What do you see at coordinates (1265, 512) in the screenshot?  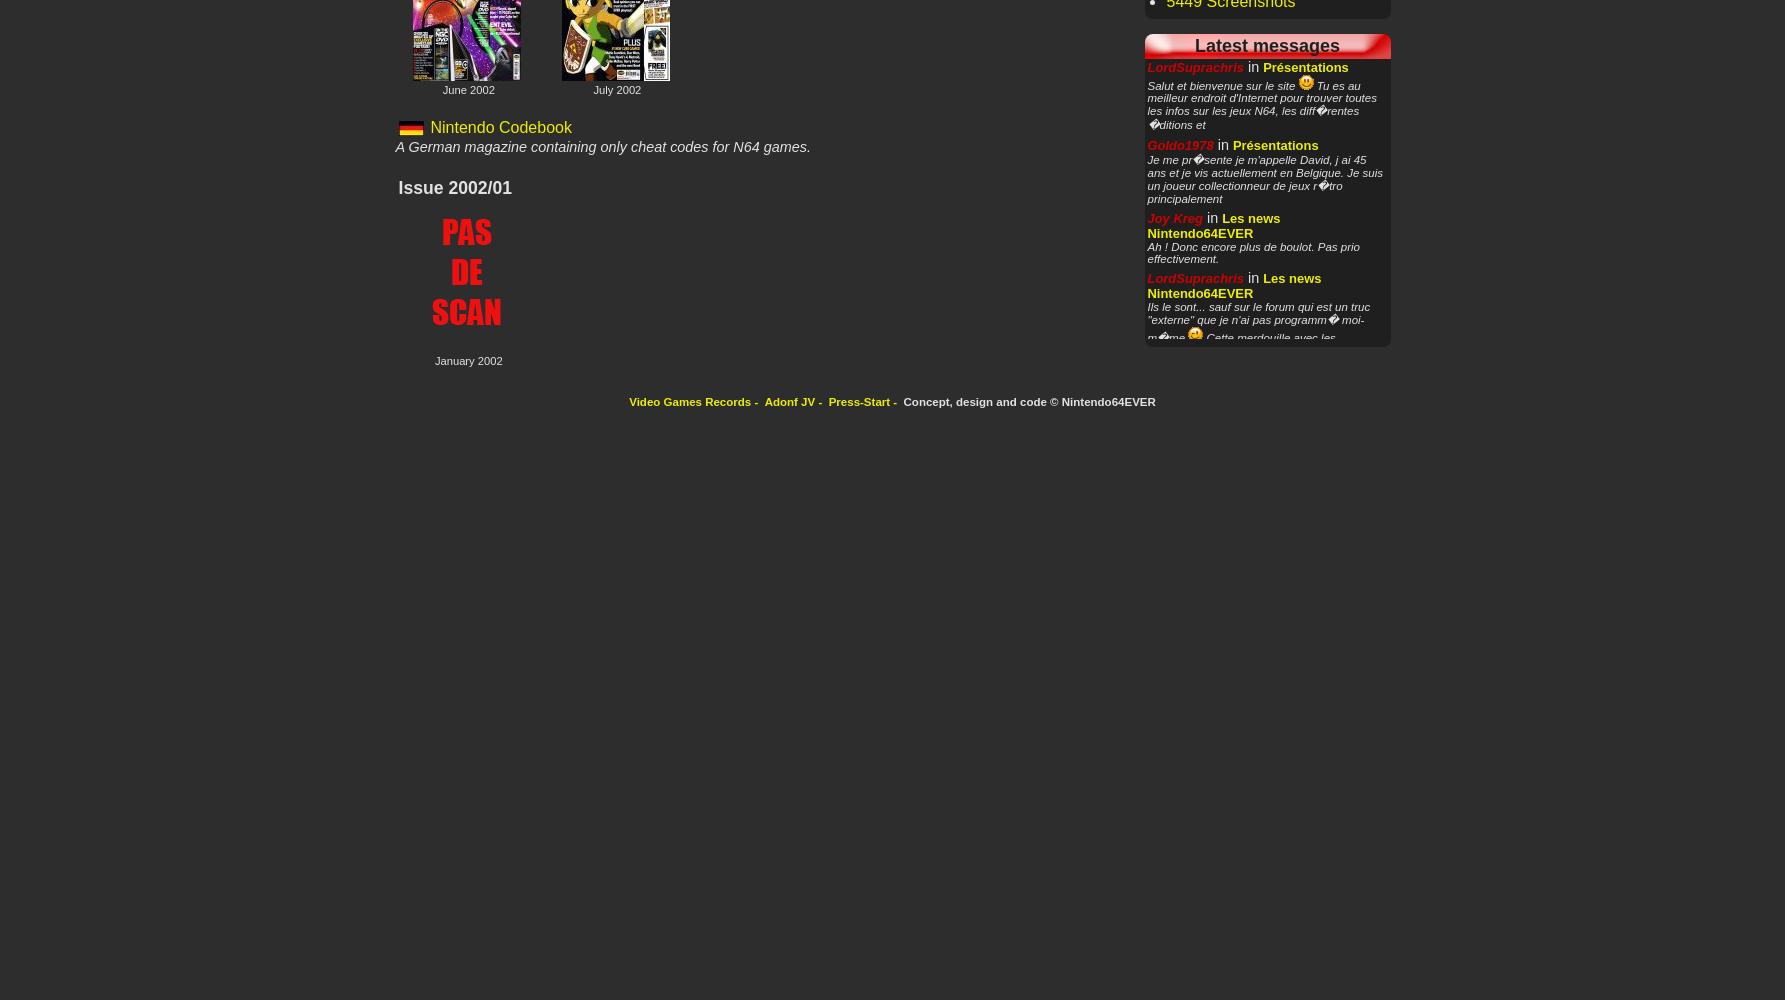 I see `'Ok, je vais continuer � faire les lives sur Nintendo 64. J'ai eu un creux de 10 mois pendant lesquels je n'ai pas stream�. Mais j'ai repris l�.'` at bounding box center [1265, 512].